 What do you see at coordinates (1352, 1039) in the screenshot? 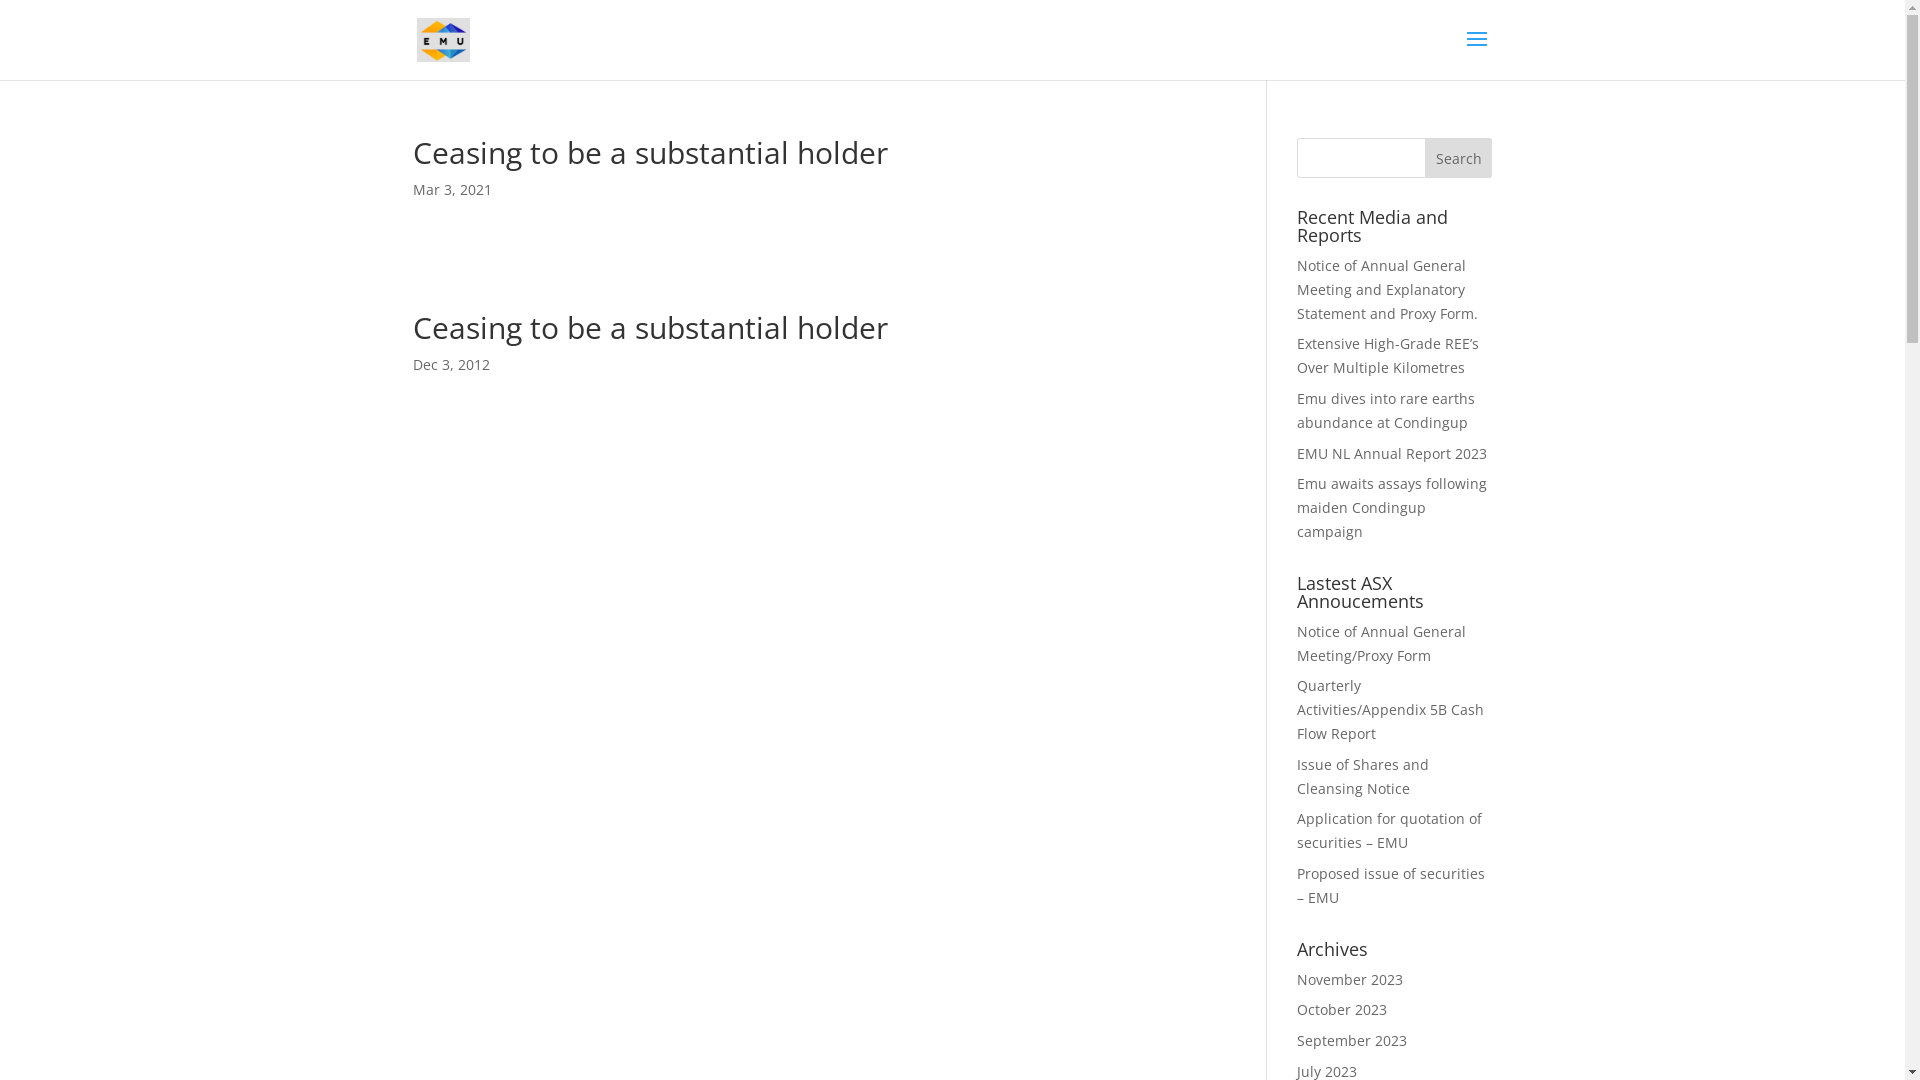
I see `'September 2023'` at bounding box center [1352, 1039].